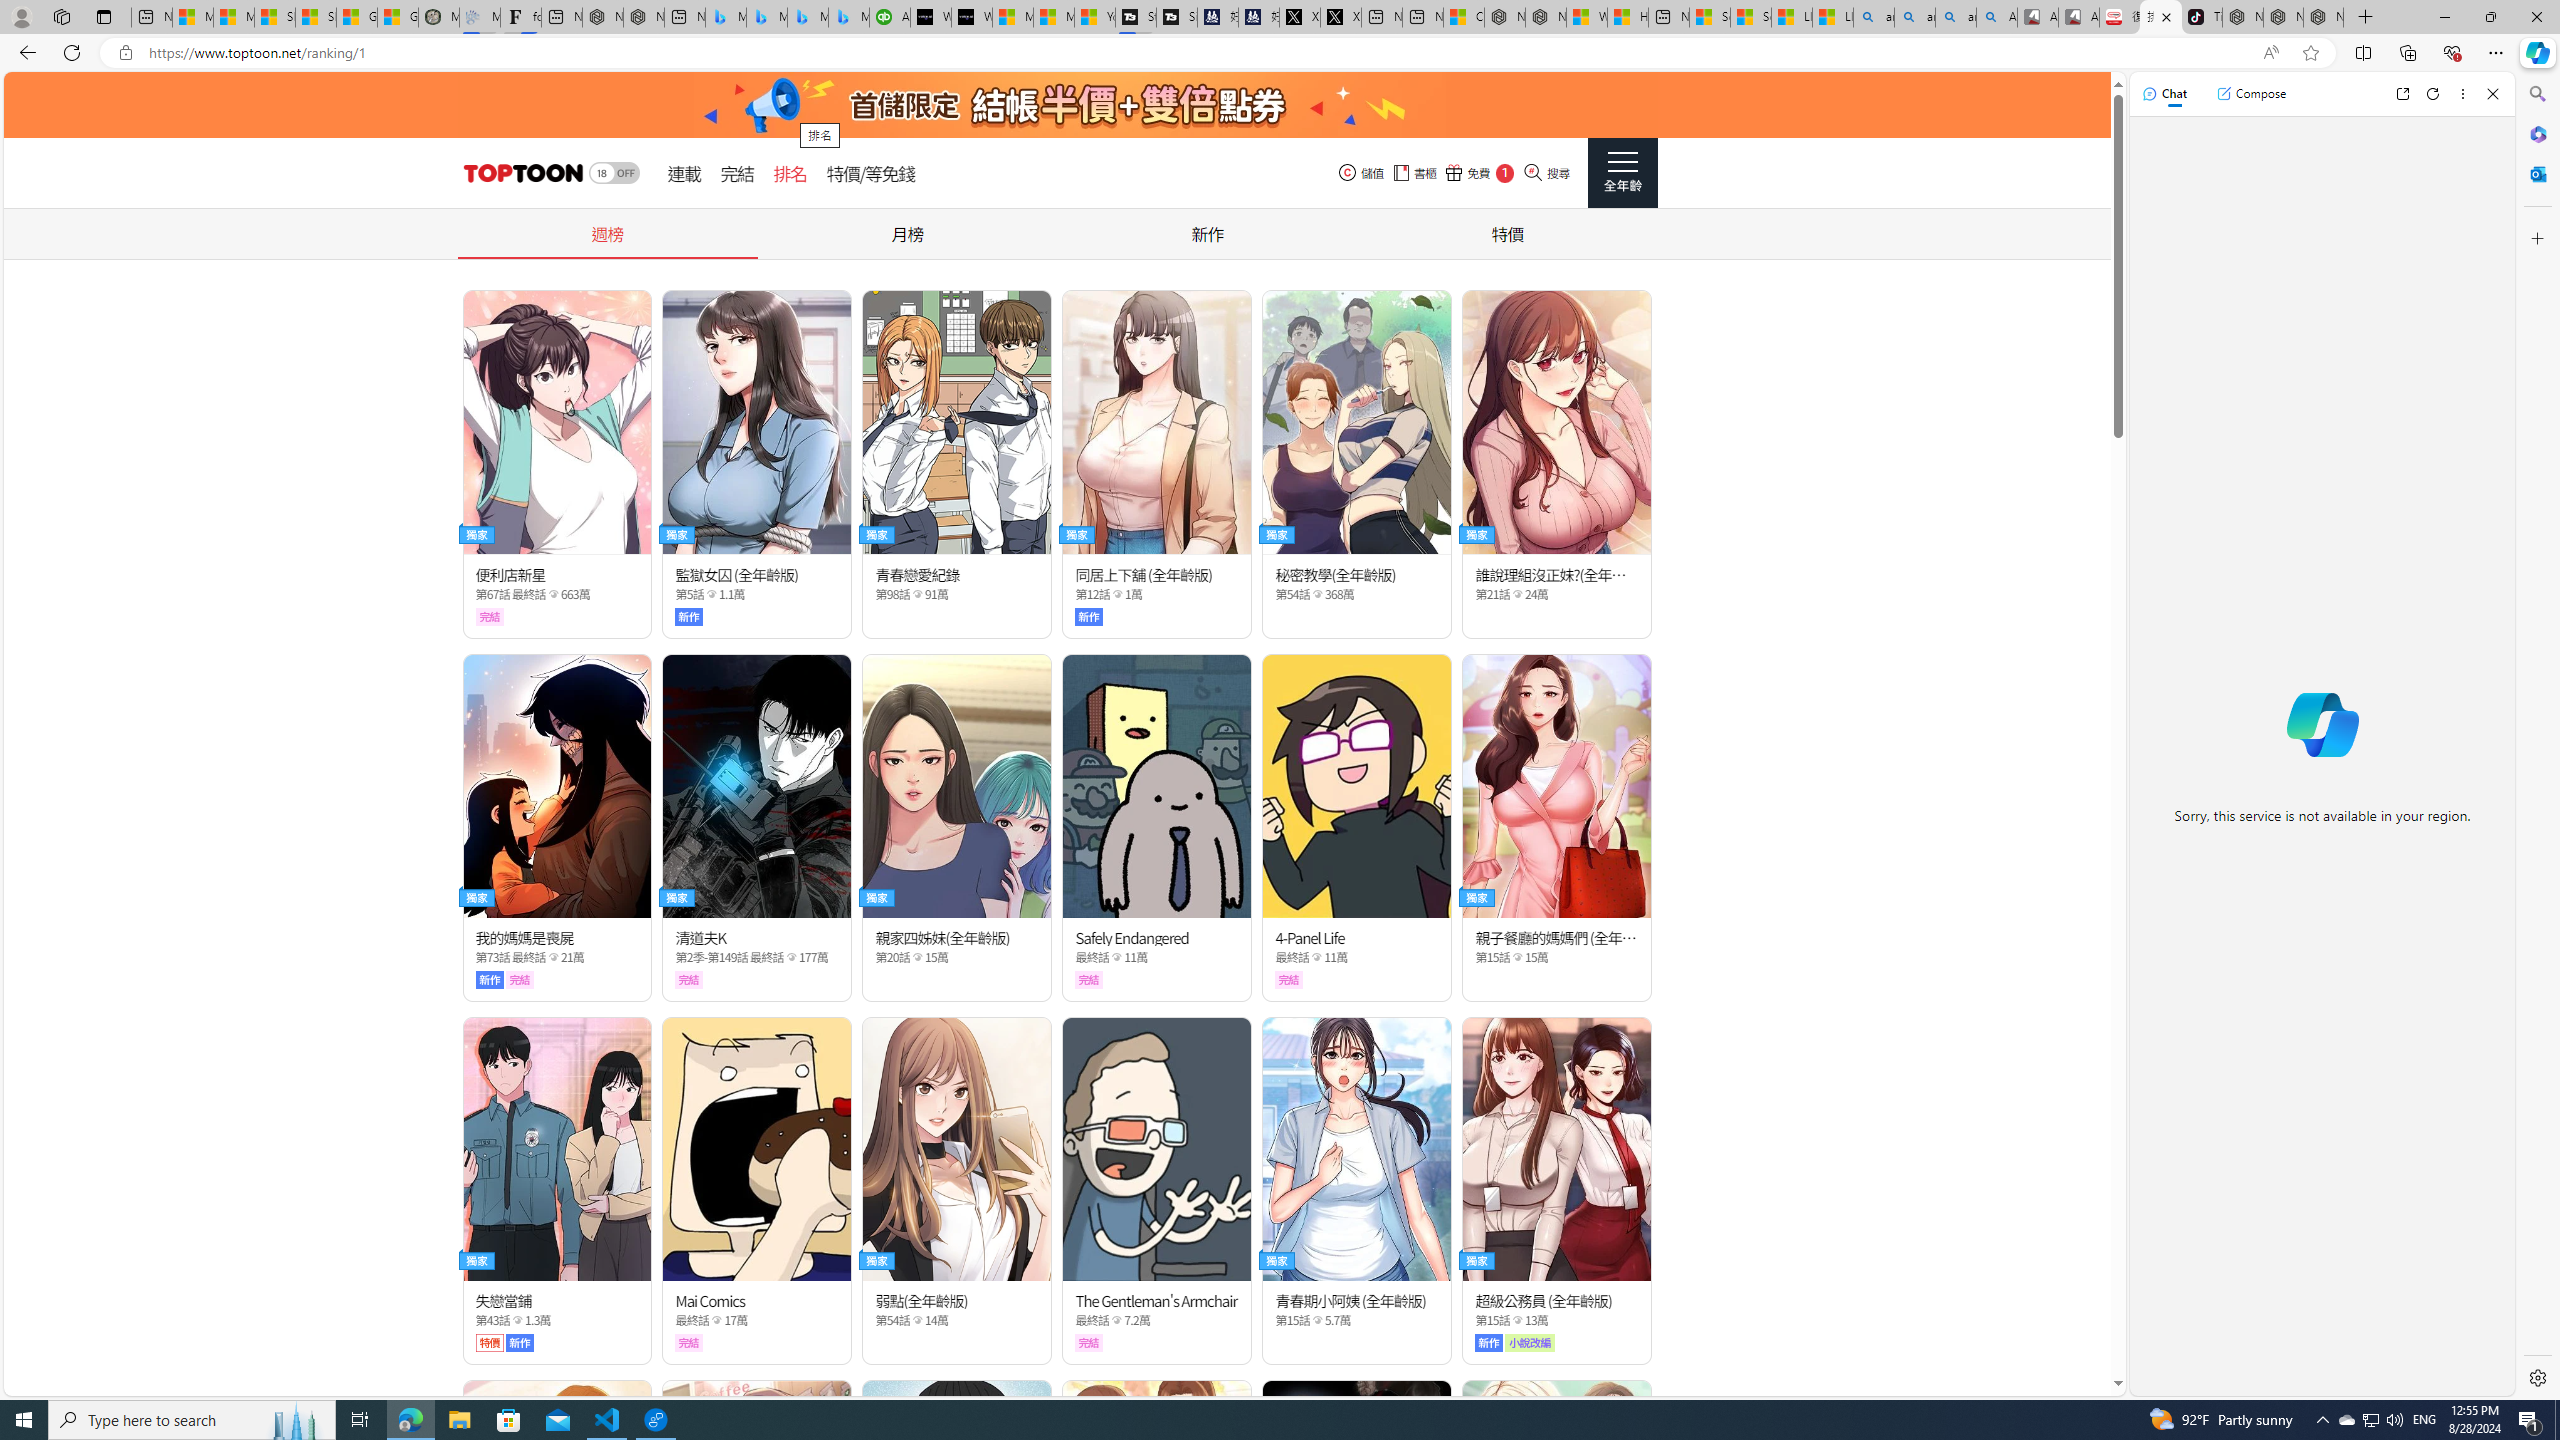  What do you see at coordinates (439, 16) in the screenshot?
I see `'Manatee Mortality Statistics | FWC'` at bounding box center [439, 16].